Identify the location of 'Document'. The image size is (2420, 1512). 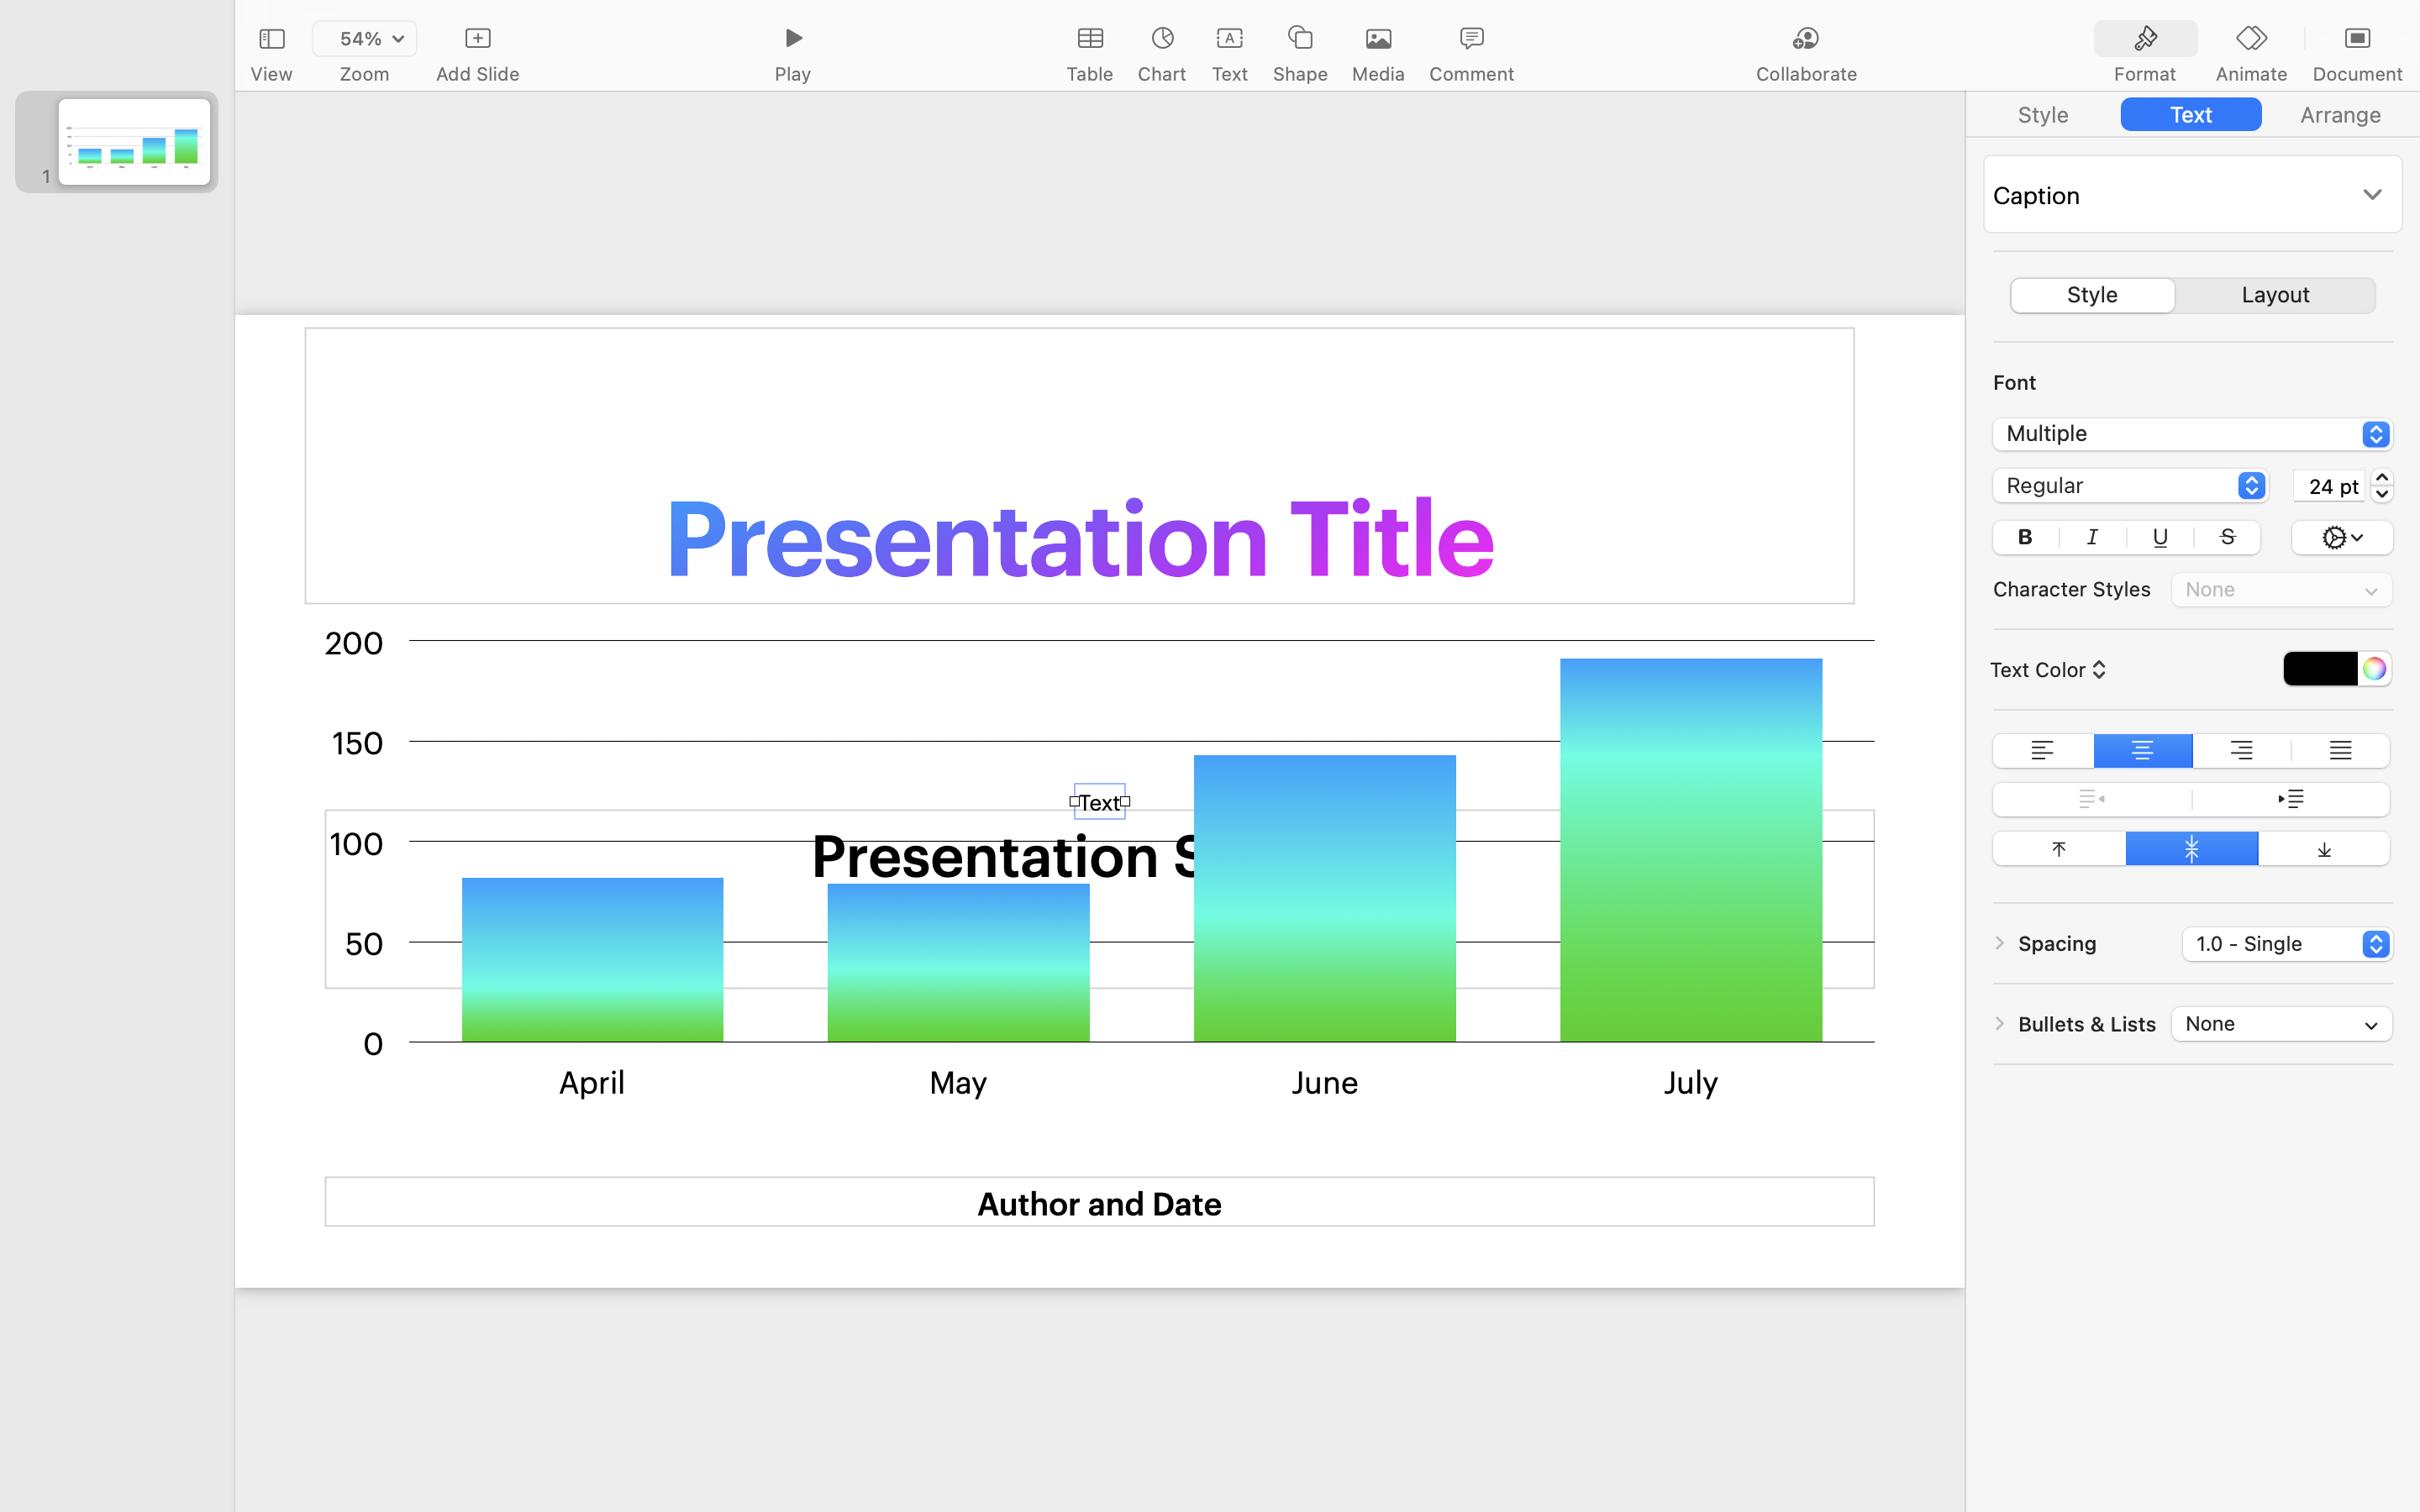
(2356, 74).